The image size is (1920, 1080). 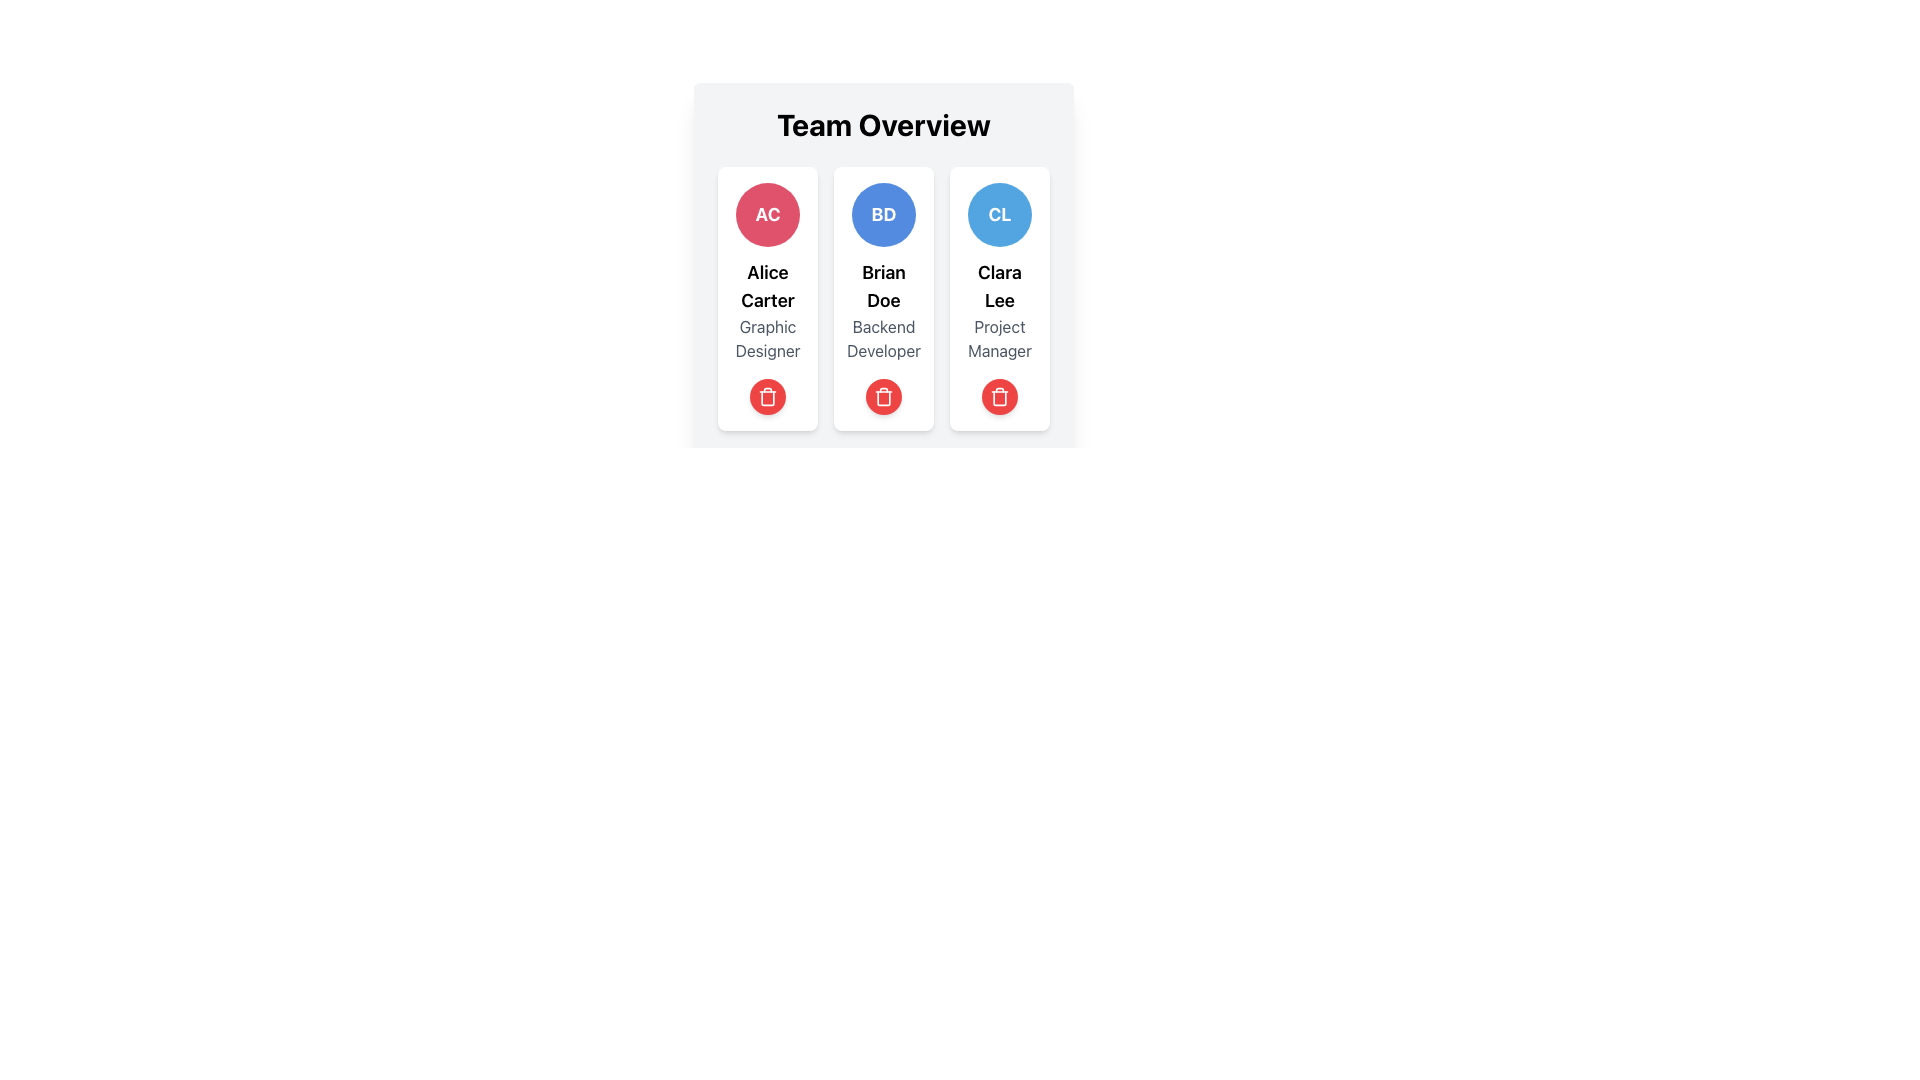 What do you see at coordinates (882, 299) in the screenshot?
I see `the Profile card component displaying 'Brian Doe' and 'Backend Developer', which is the second card in a row of three cards` at bounding box center [882, 299].